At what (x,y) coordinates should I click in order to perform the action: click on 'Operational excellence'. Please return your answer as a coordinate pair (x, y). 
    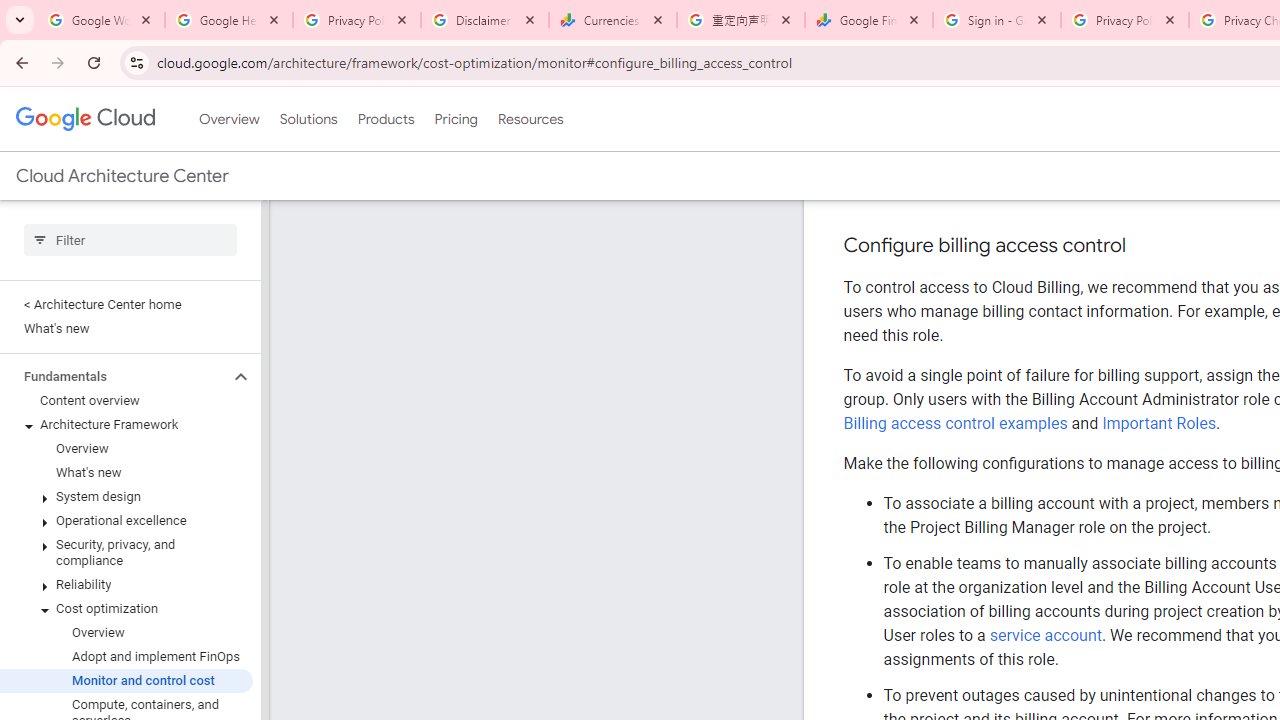
    Looking at the image, I should click on (125, 519).